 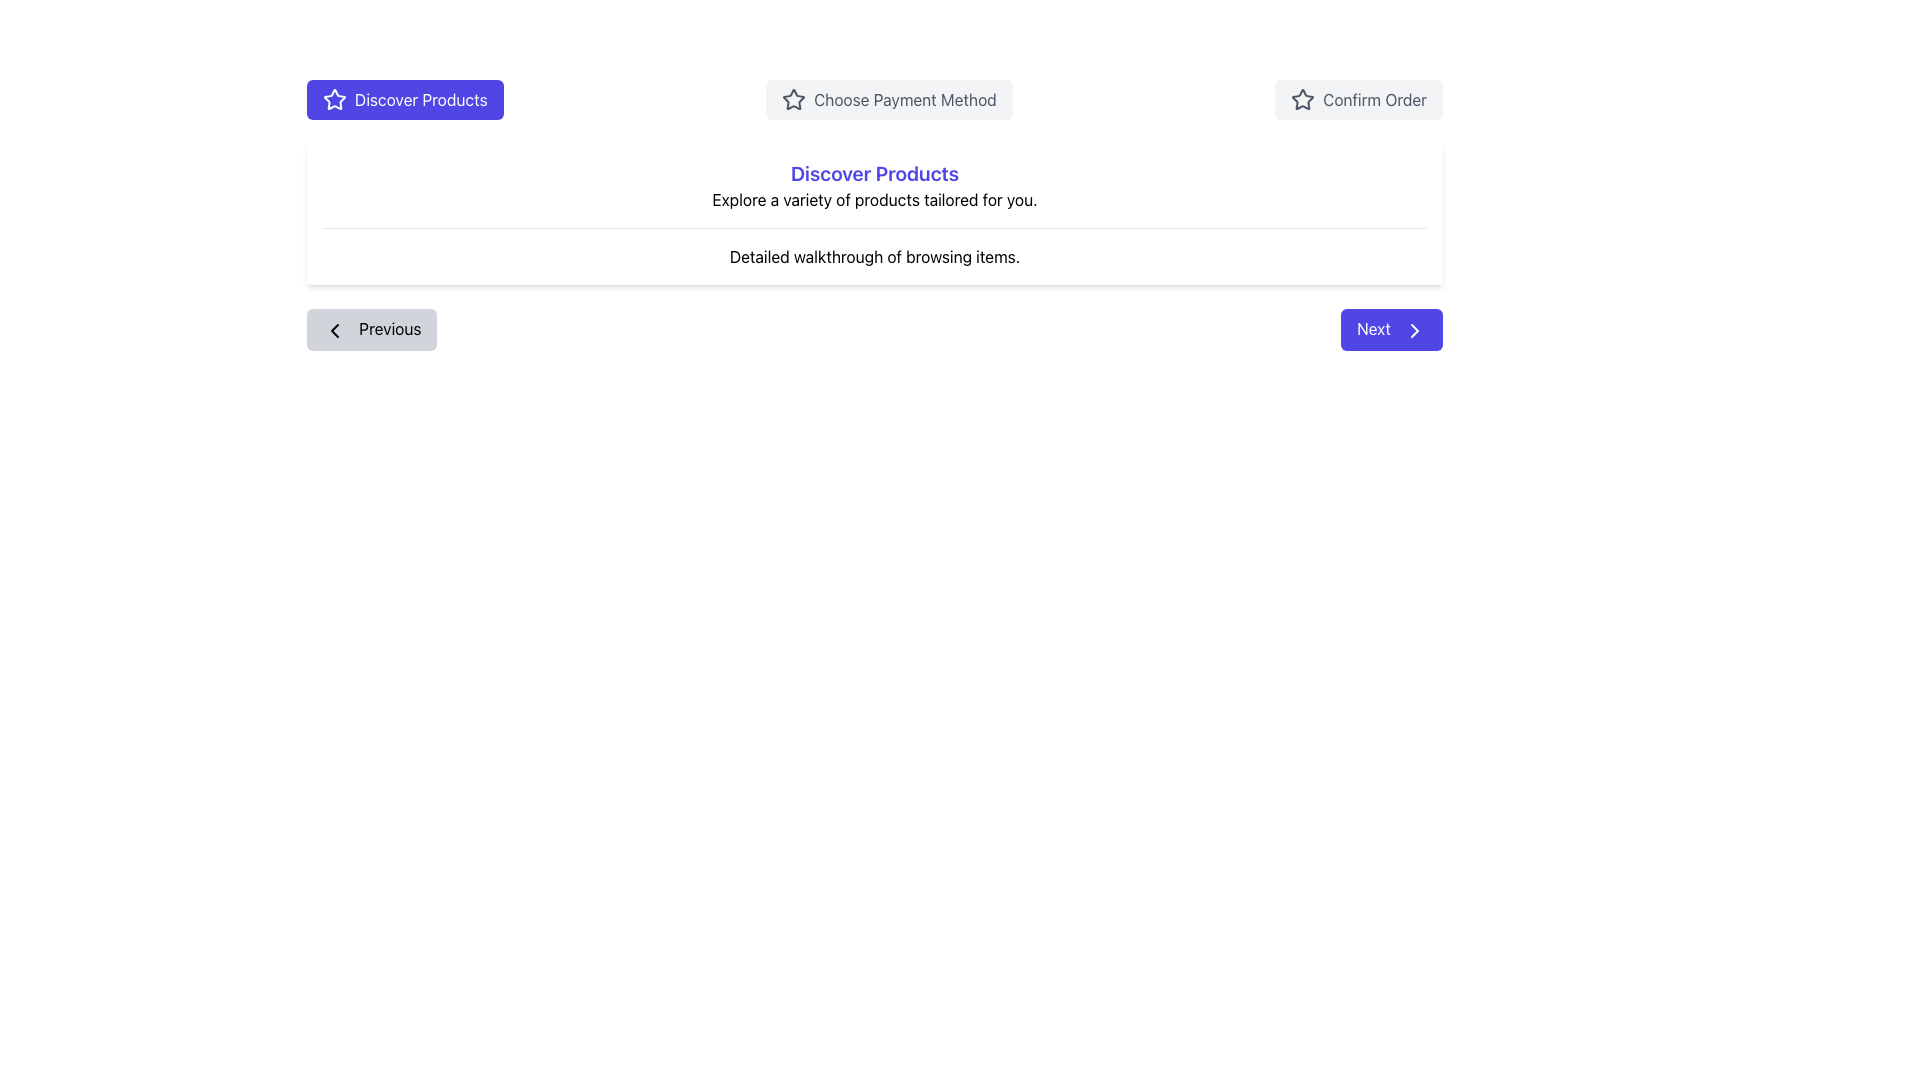 What do you see at coordinates (874, 200) in the screenshot?
I see `the text label that reads 'Explore a variety of products tailored for you.' which is located below the 'Discover Products' title and above the 'Detailed walkthrough of browsing items.' description` at bounding box center [874, 200].